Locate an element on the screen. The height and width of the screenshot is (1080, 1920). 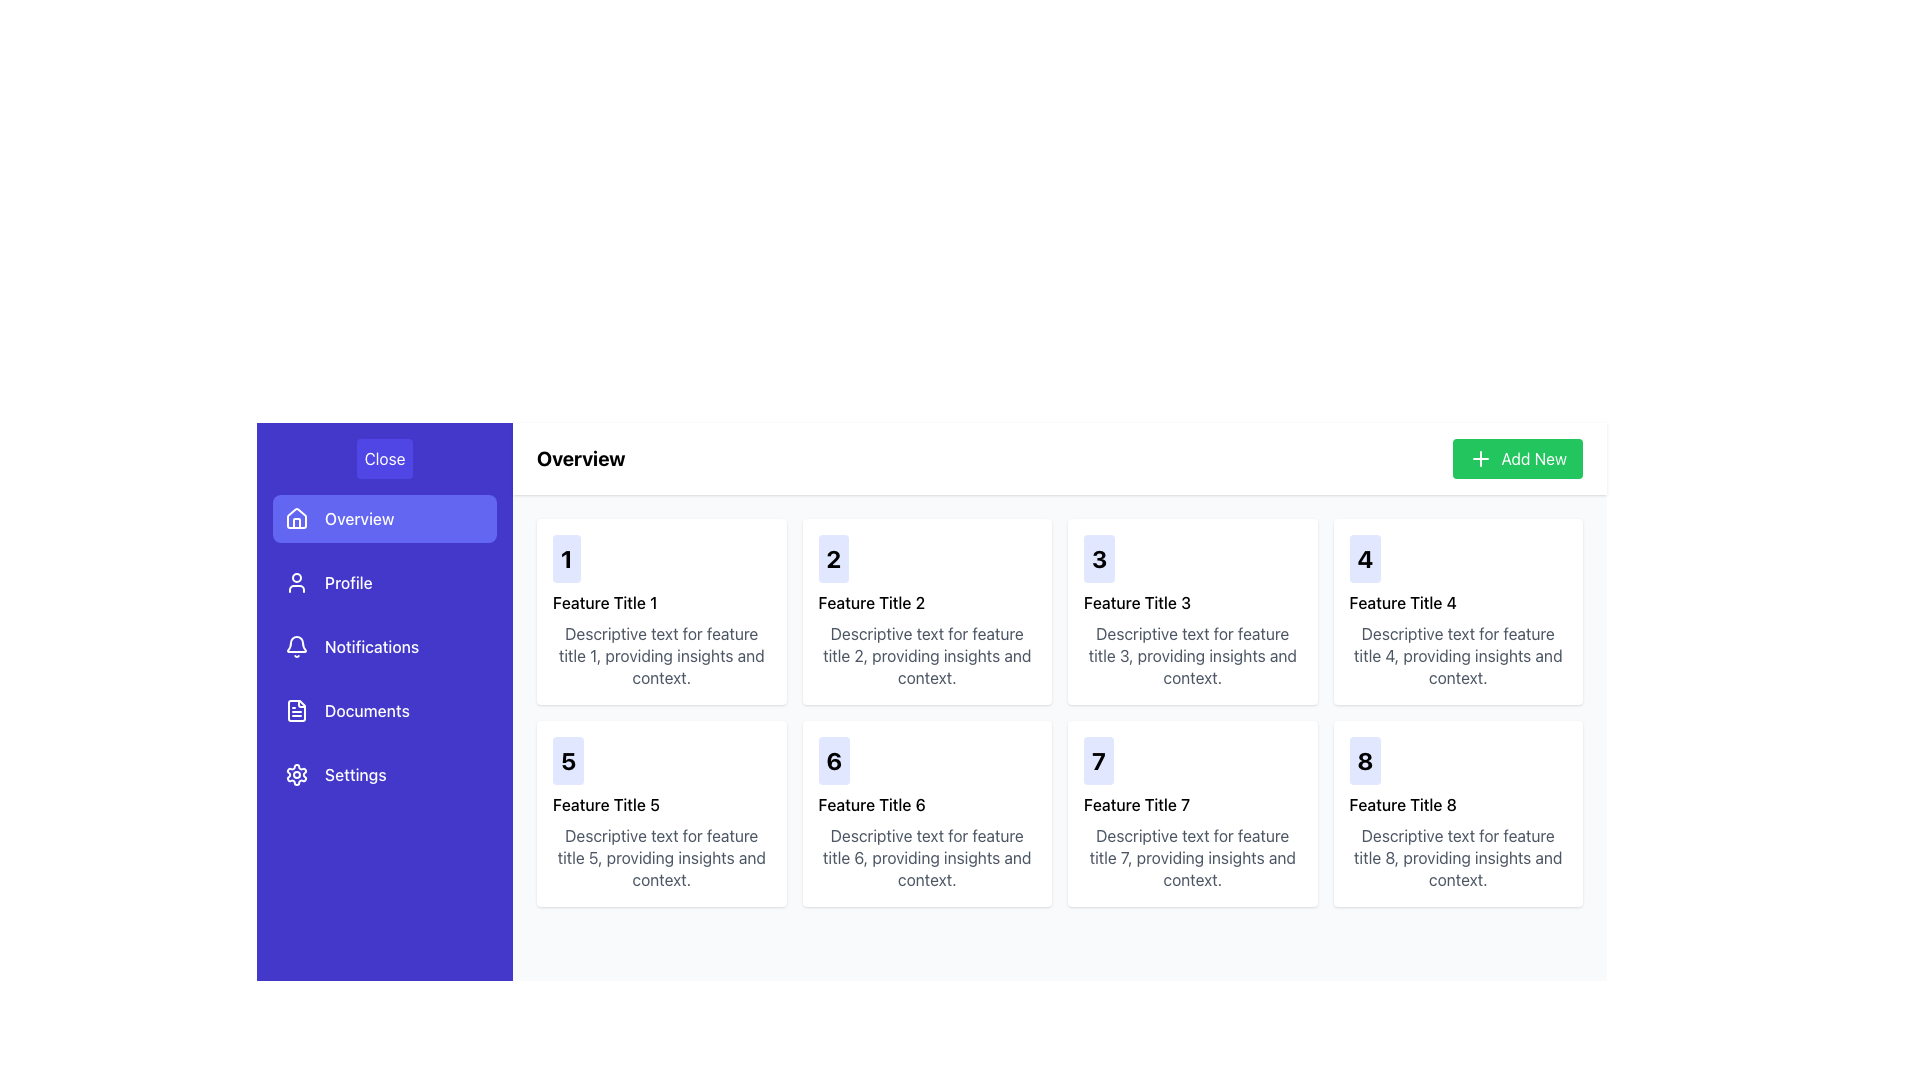
the informational card located in the first row, third column of the grid layout, which presents information about a specific feature is located at coordinates (1192, 611).